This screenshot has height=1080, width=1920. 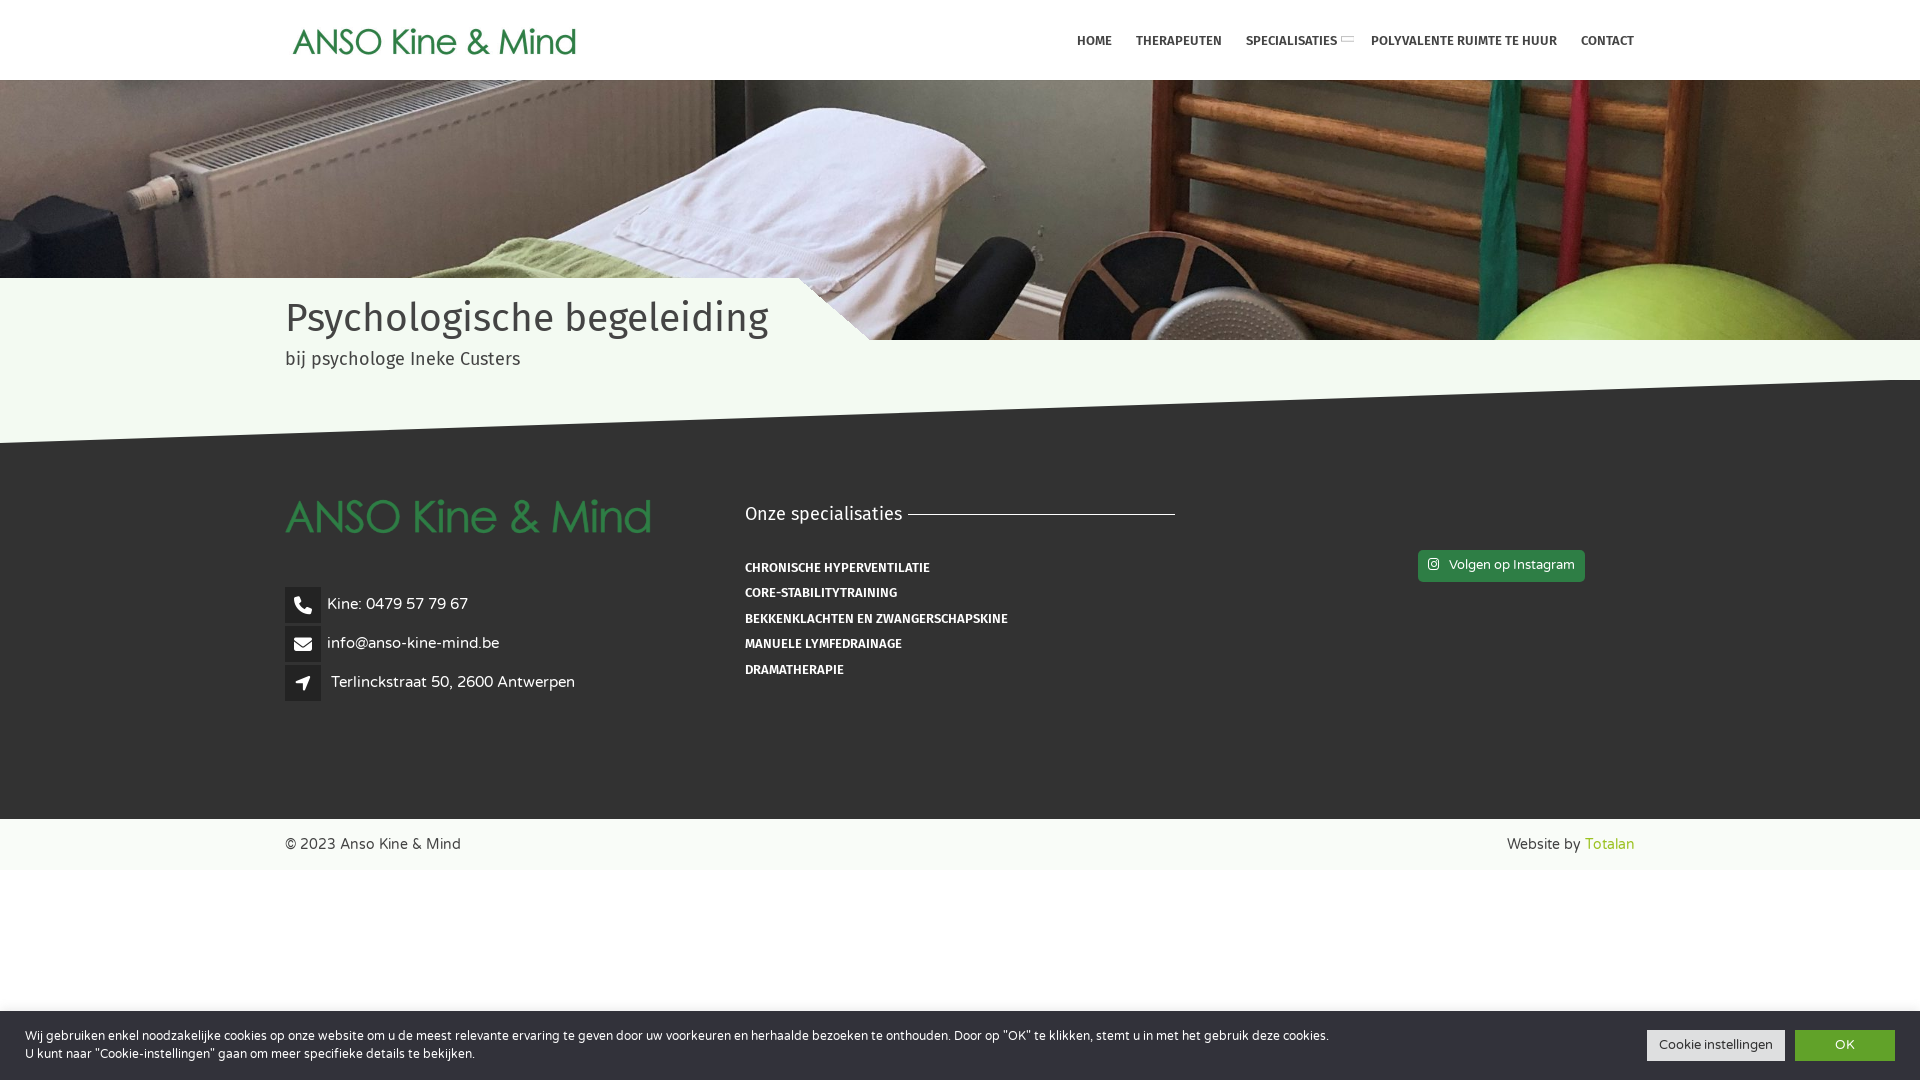 I want to click on 'Kine: 0479 57 79 67', so click(x=397, y=603).